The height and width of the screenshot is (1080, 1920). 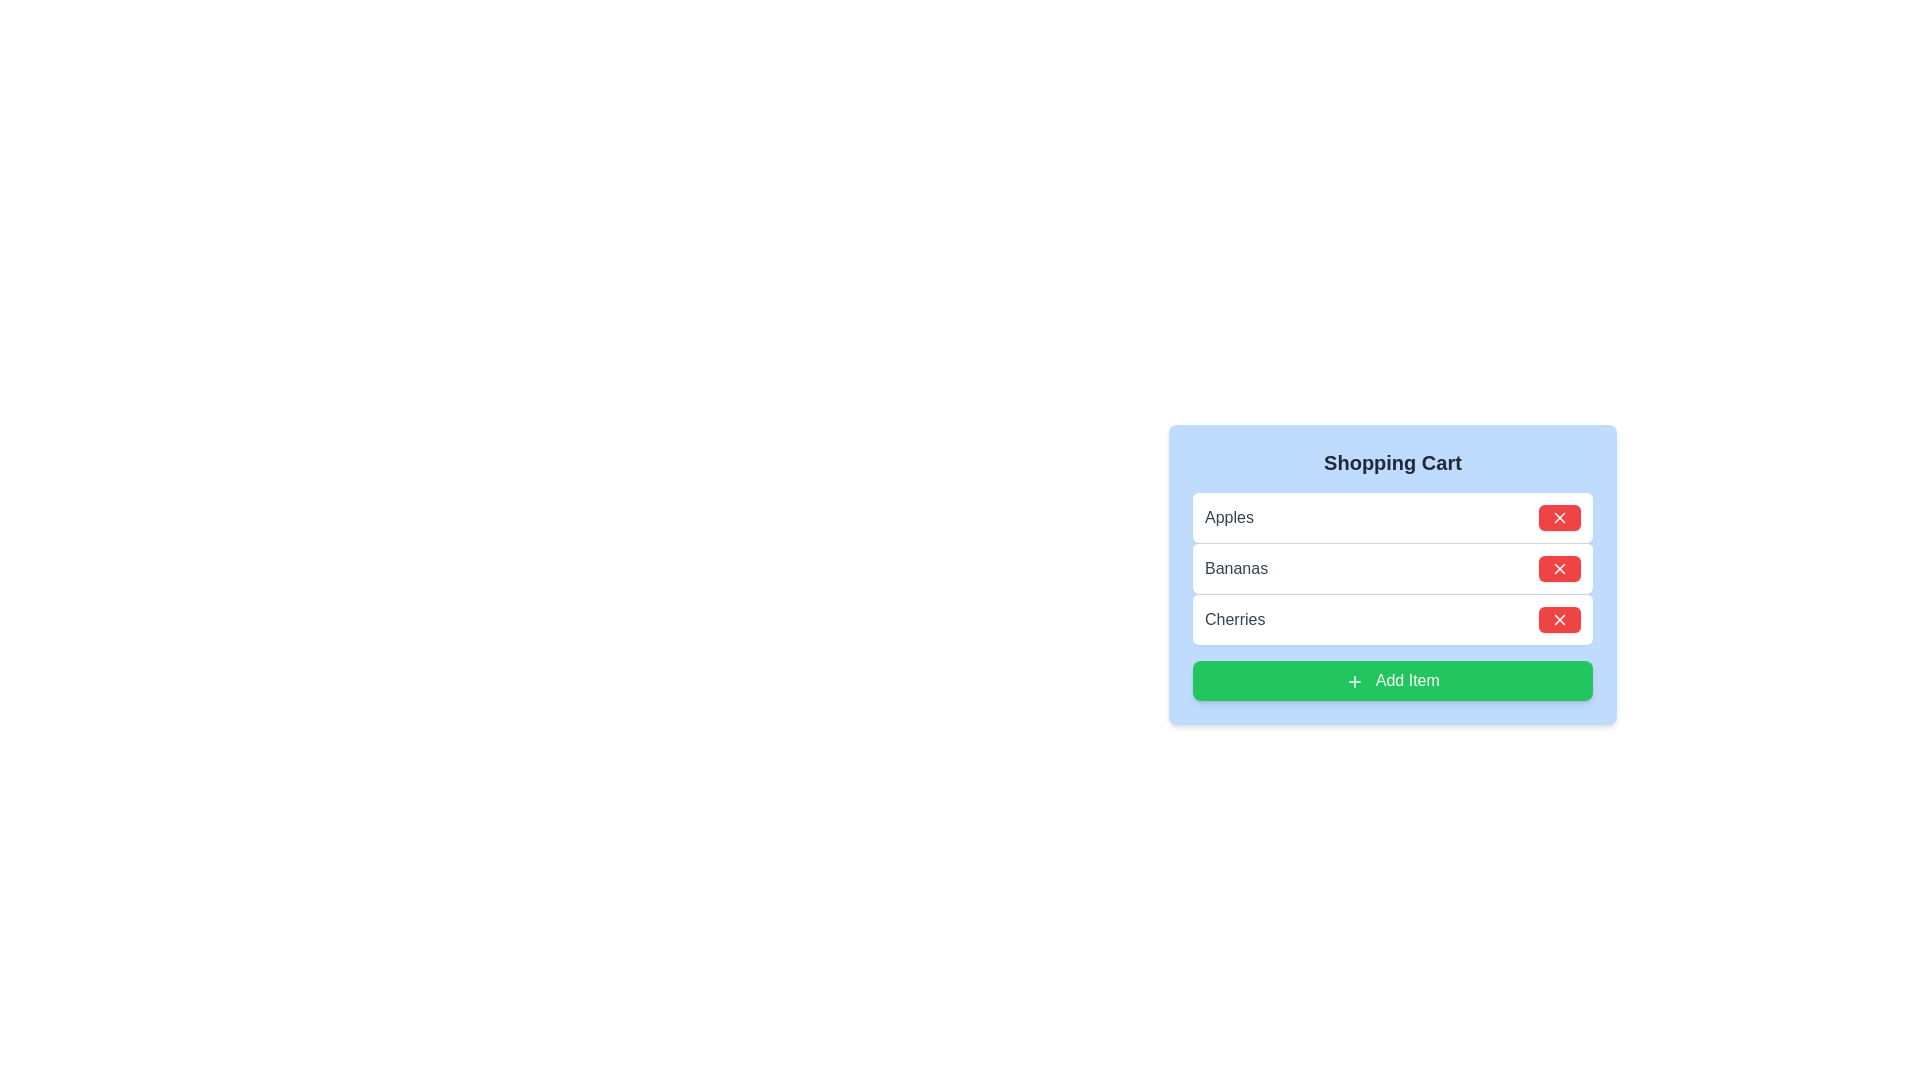 What do you see at coordinates (1559, 516) in the screenshot?
I see `the button that removes 'Apples' from the list to observe interactivity effects` at bounding box center [1559, 516].